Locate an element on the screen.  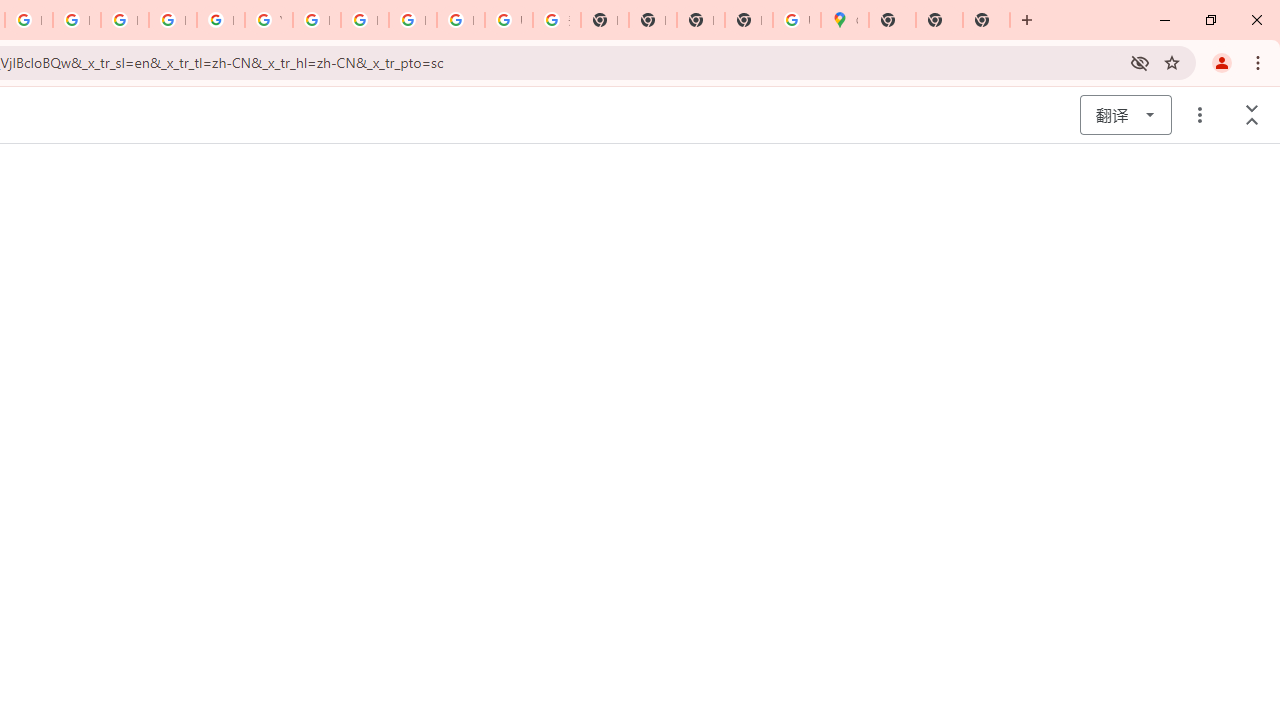
'YouTube' is located at coordinates (267, 20).